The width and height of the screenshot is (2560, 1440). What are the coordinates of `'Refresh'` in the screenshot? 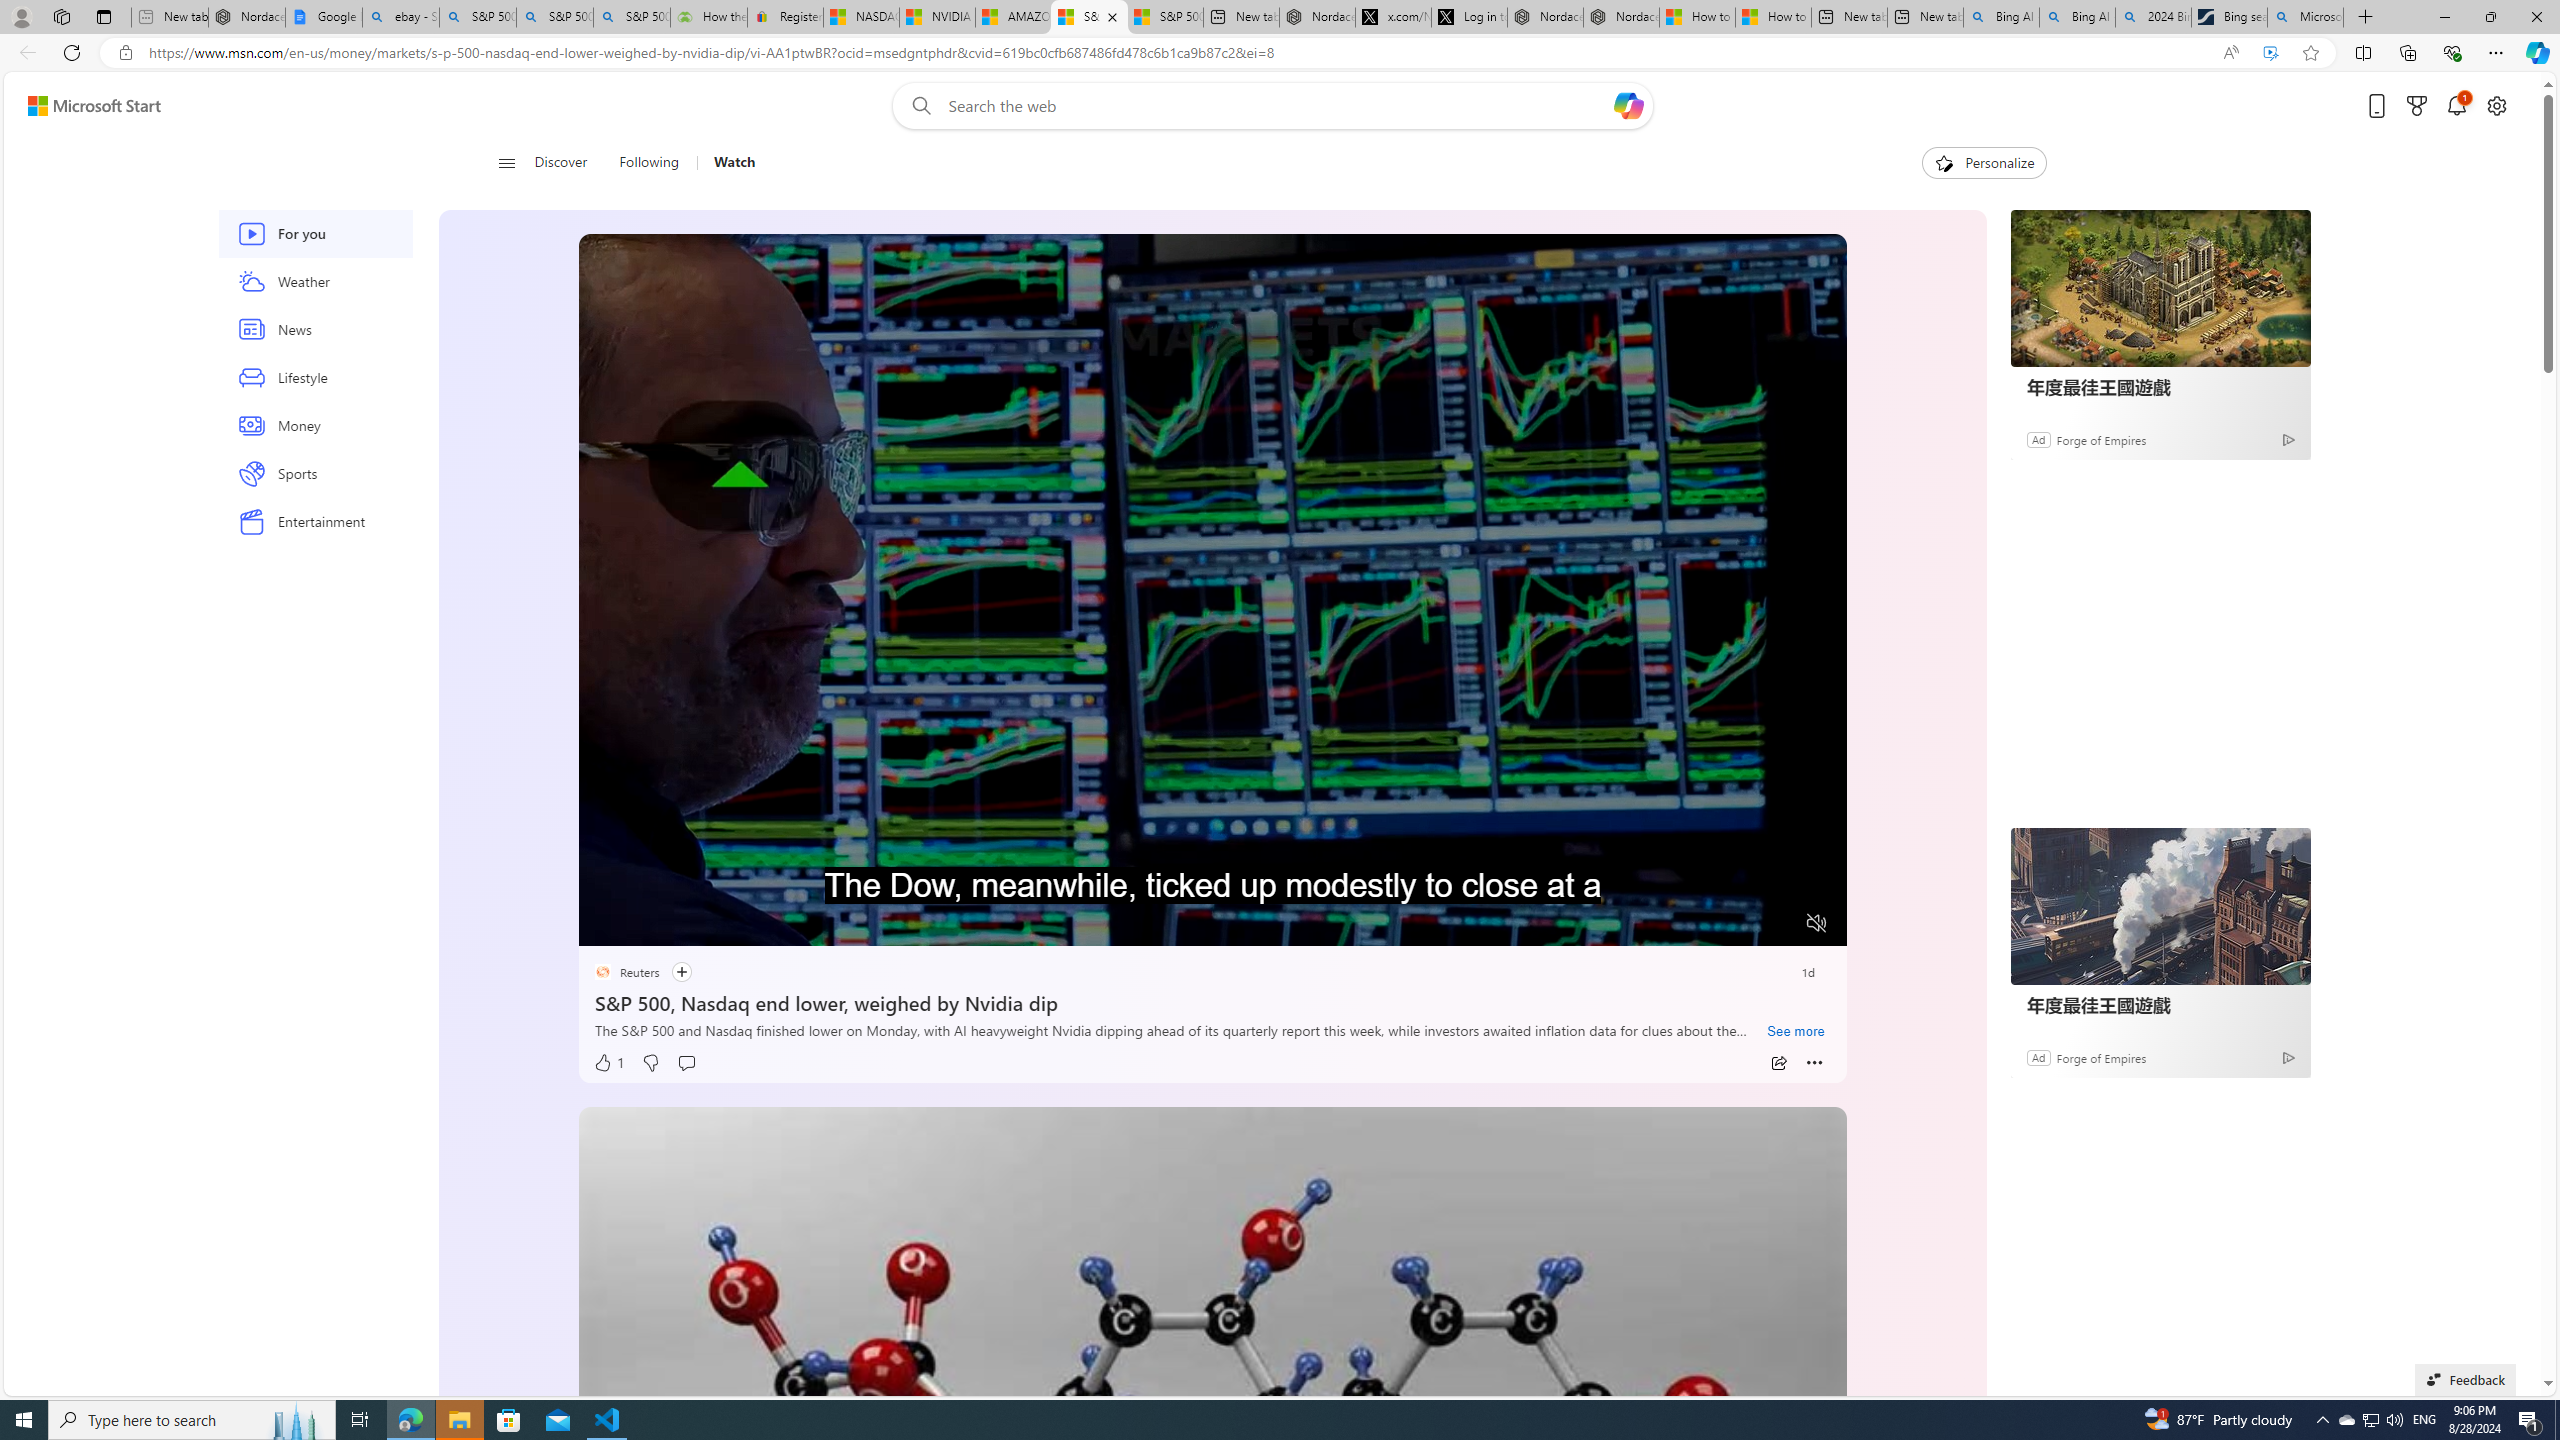 It's located at (70, 51).